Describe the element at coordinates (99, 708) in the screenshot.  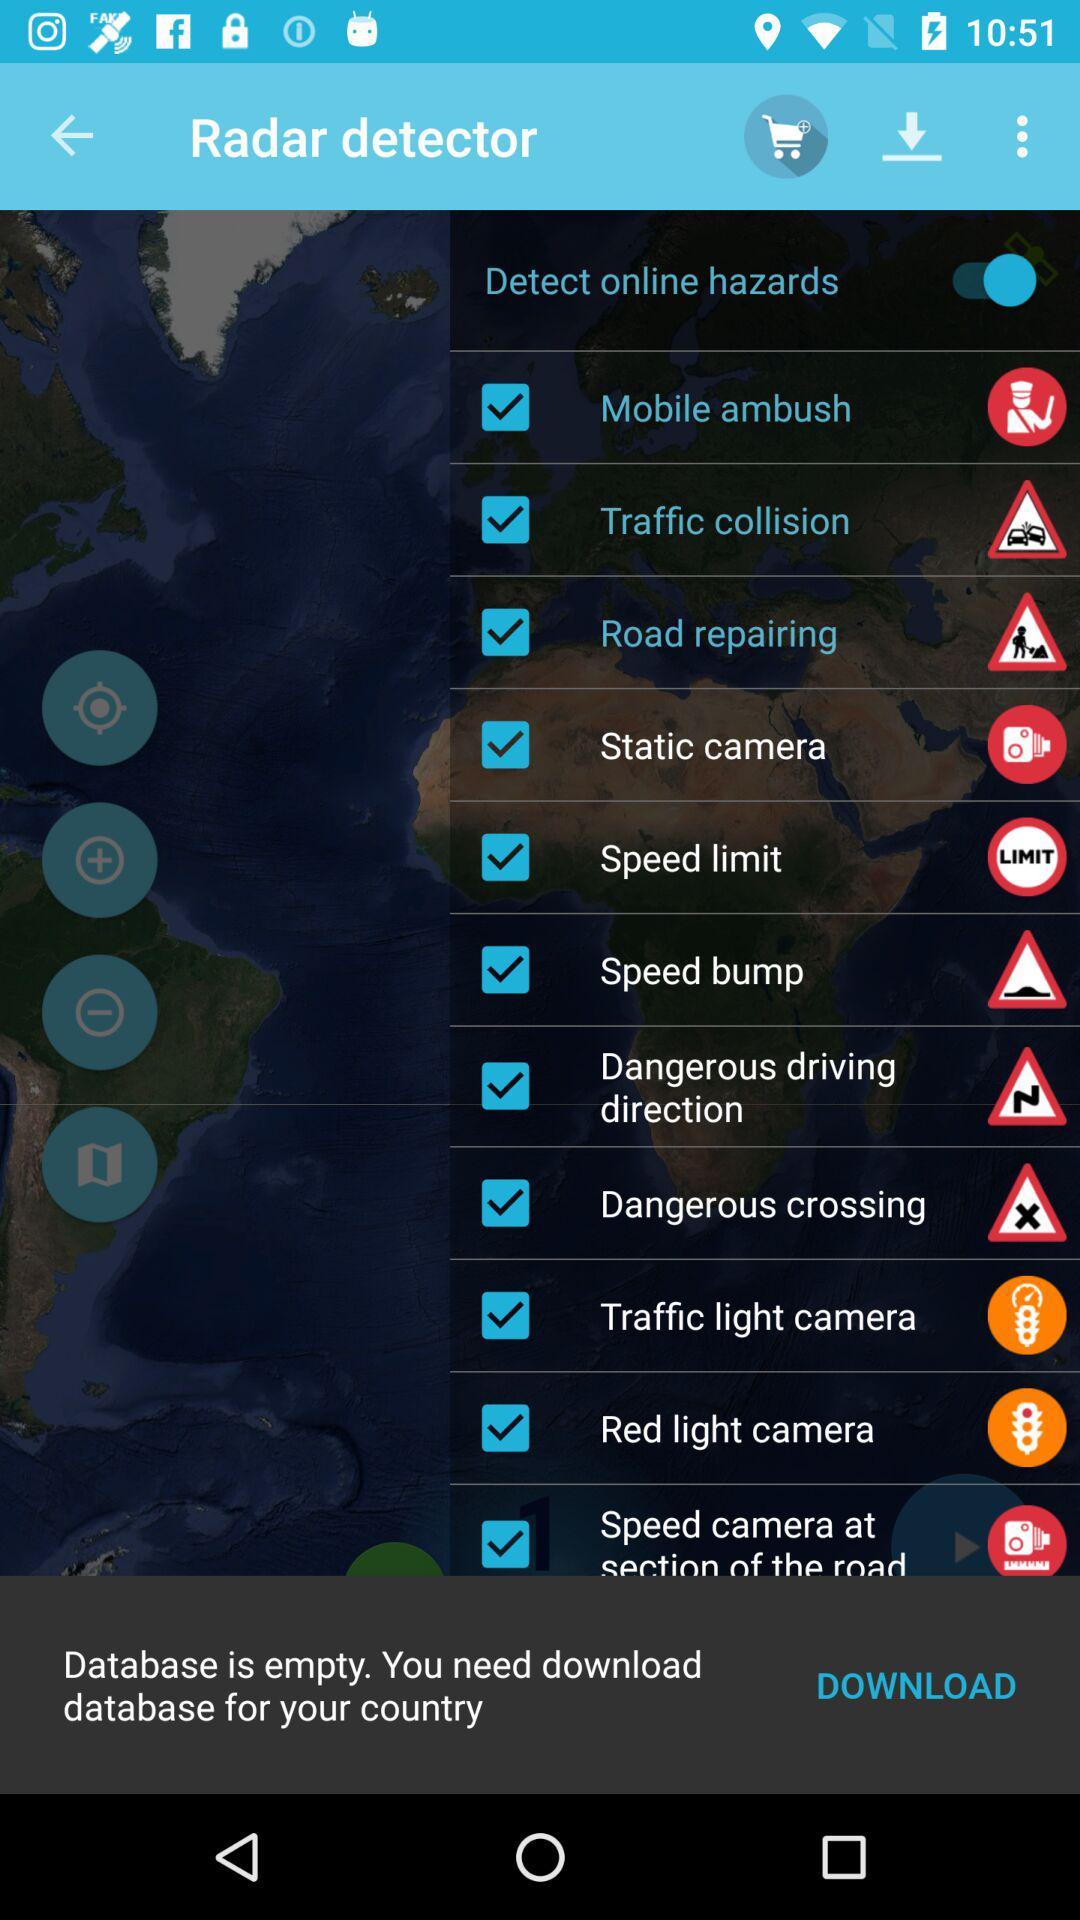
I see `the location_crosshair icon` at that location.